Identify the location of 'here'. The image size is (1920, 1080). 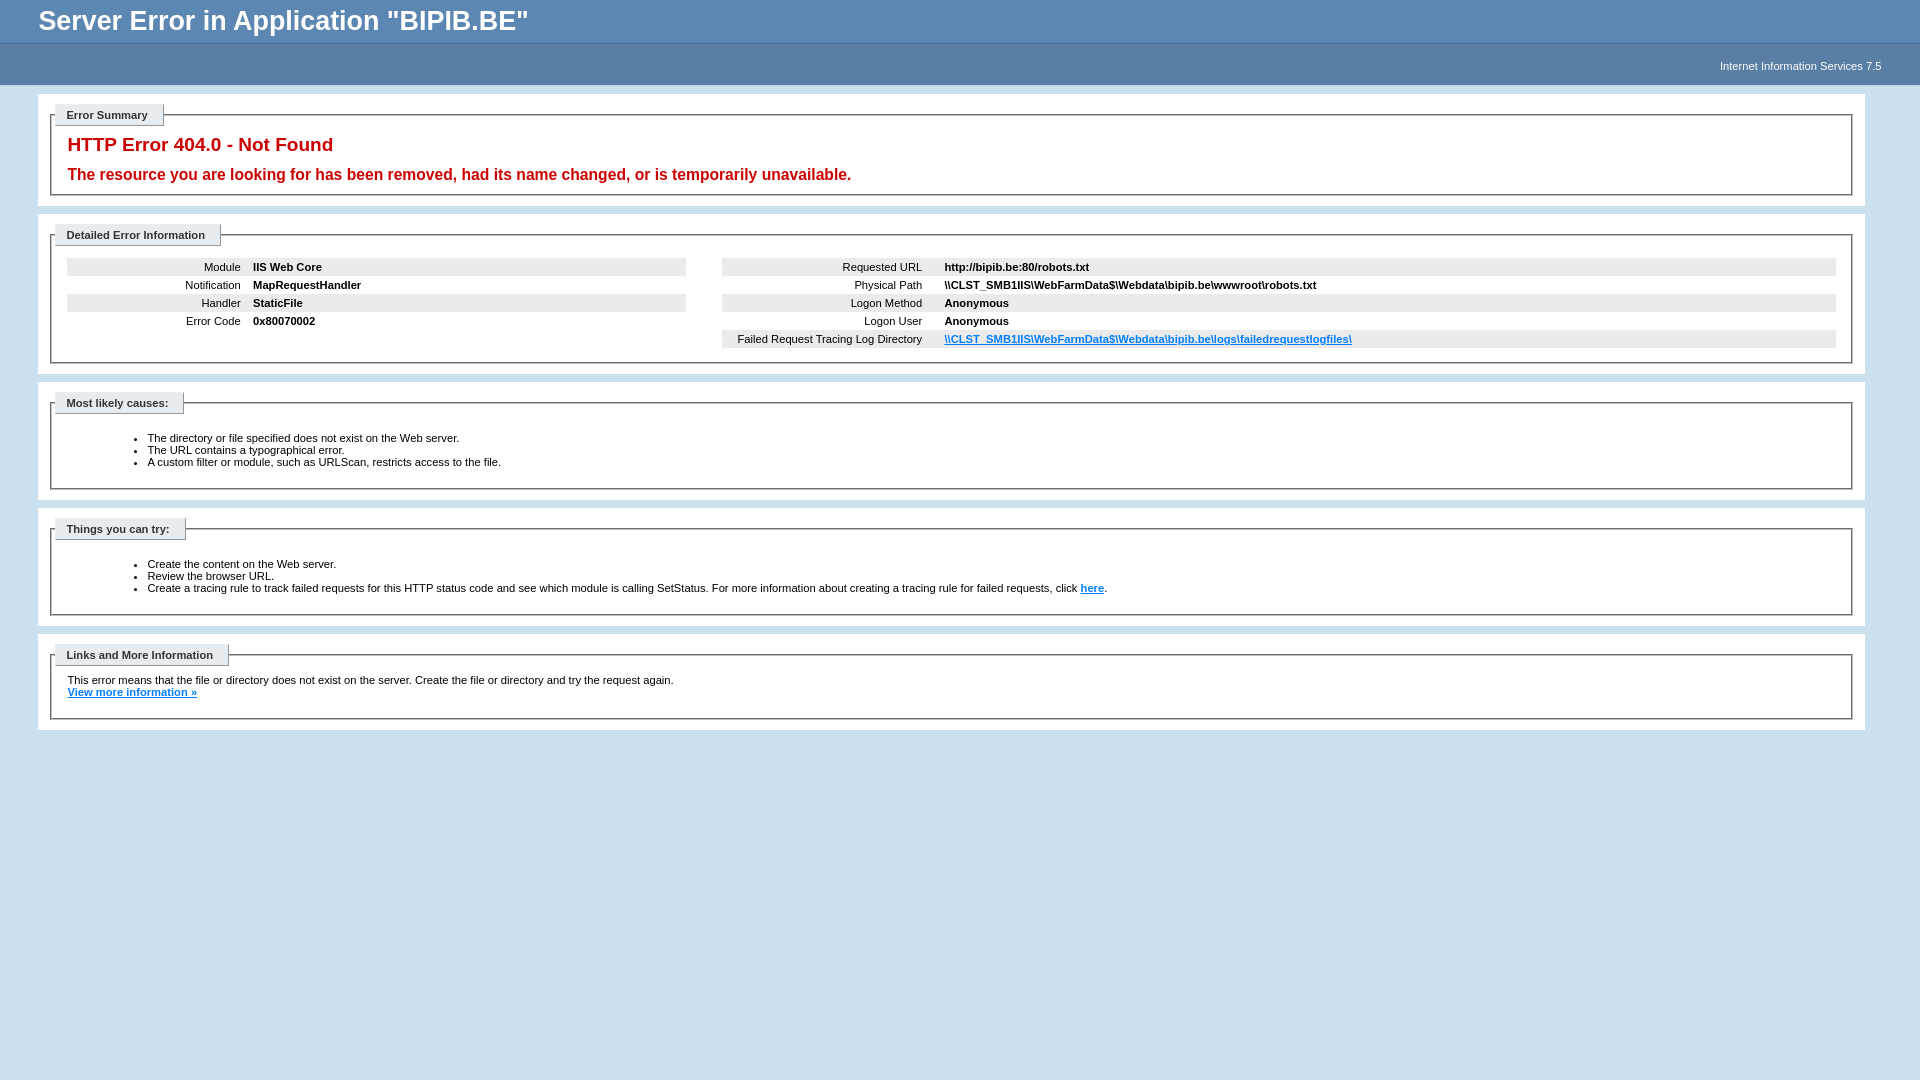
(1092, 586).